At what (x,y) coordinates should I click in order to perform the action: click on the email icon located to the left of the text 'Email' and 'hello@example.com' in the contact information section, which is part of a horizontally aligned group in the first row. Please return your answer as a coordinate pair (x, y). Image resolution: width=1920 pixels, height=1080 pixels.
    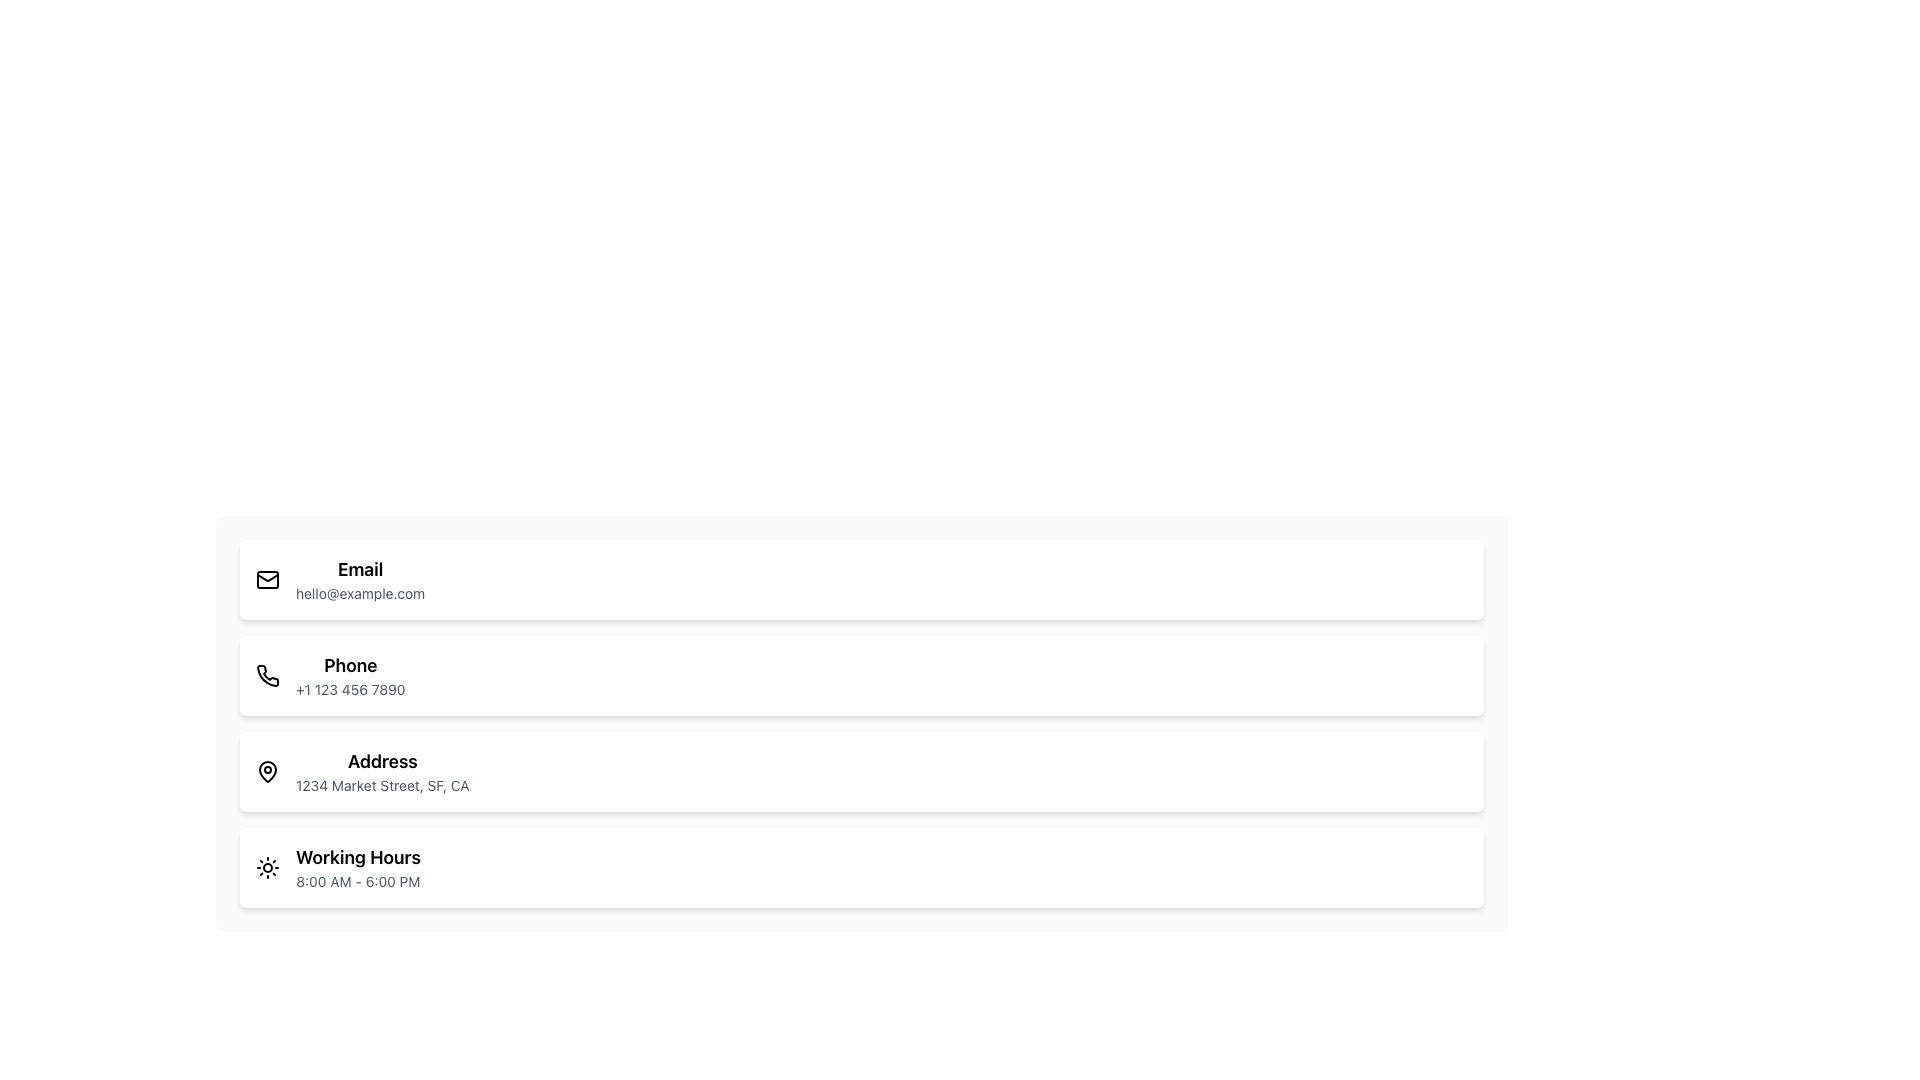
    Looking at the image, I should click on (267, 579).